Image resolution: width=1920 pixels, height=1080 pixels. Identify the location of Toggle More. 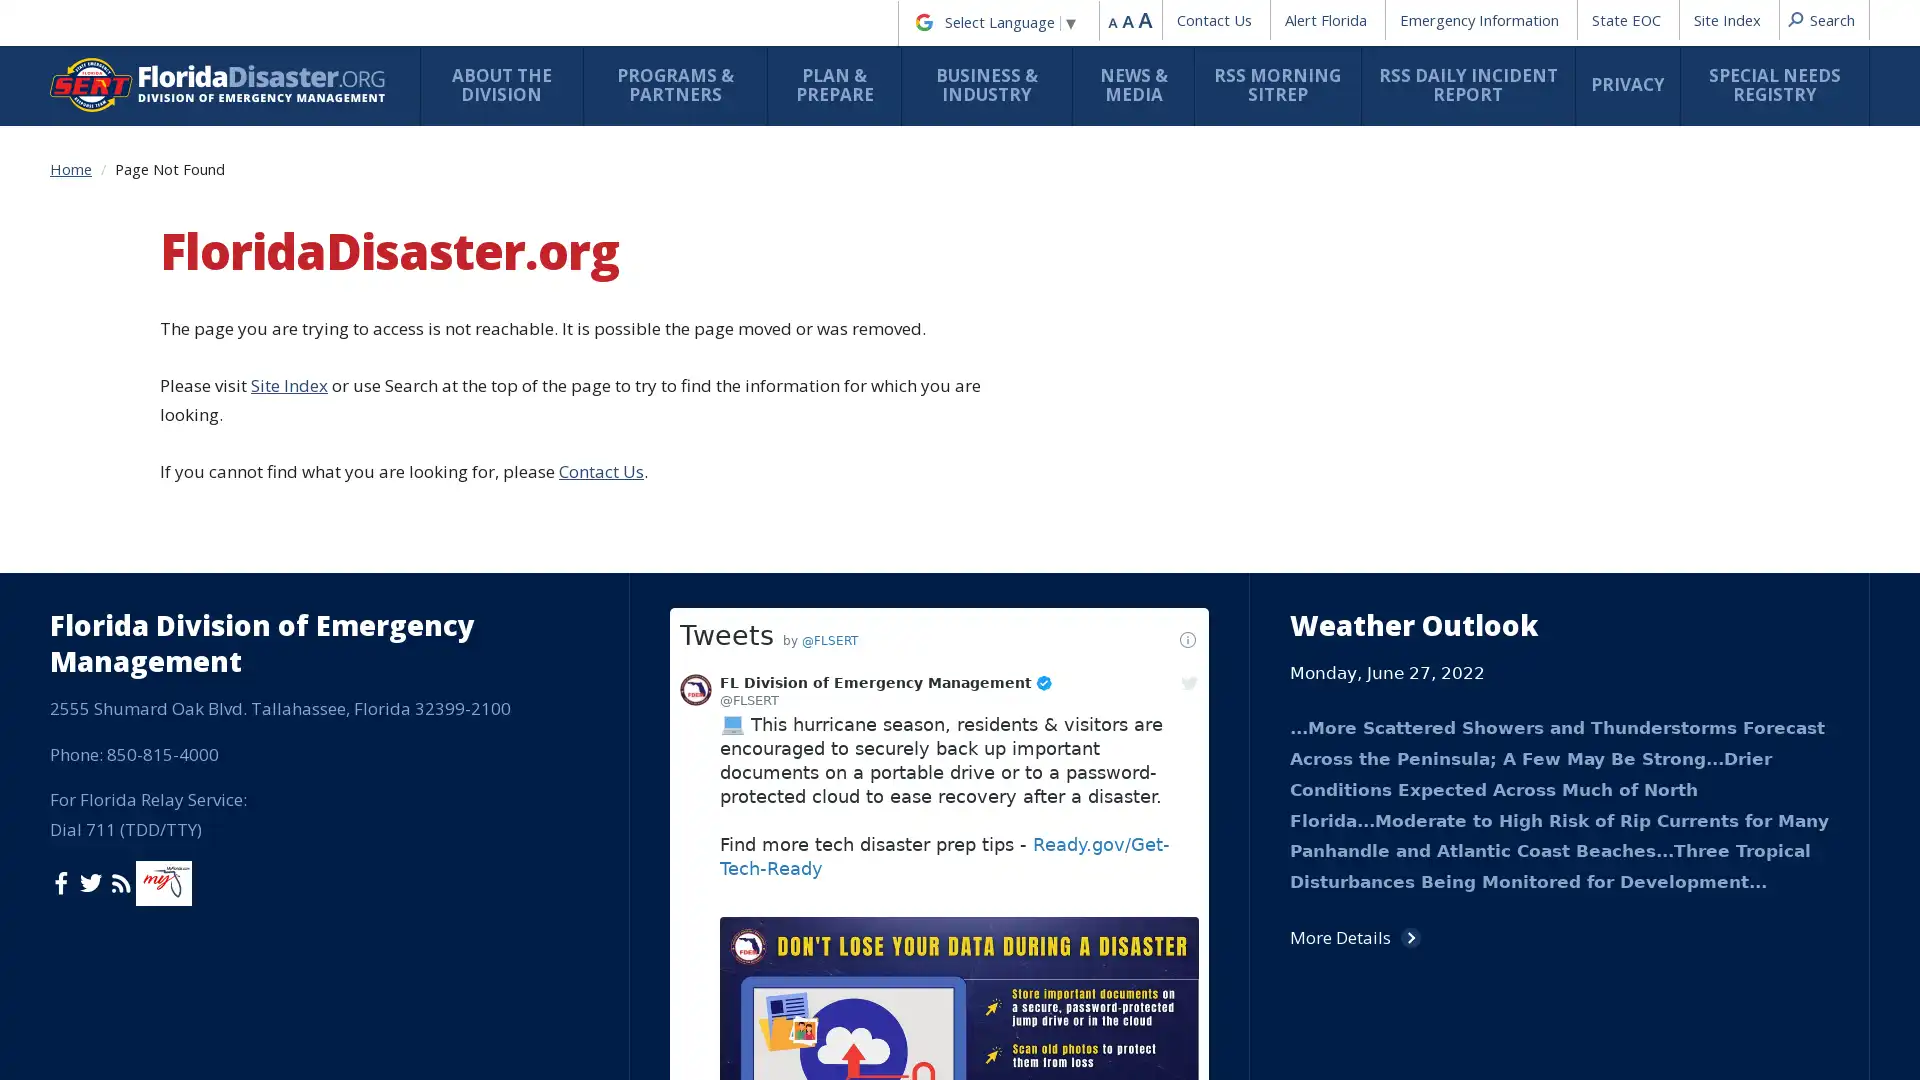
(801, 266).